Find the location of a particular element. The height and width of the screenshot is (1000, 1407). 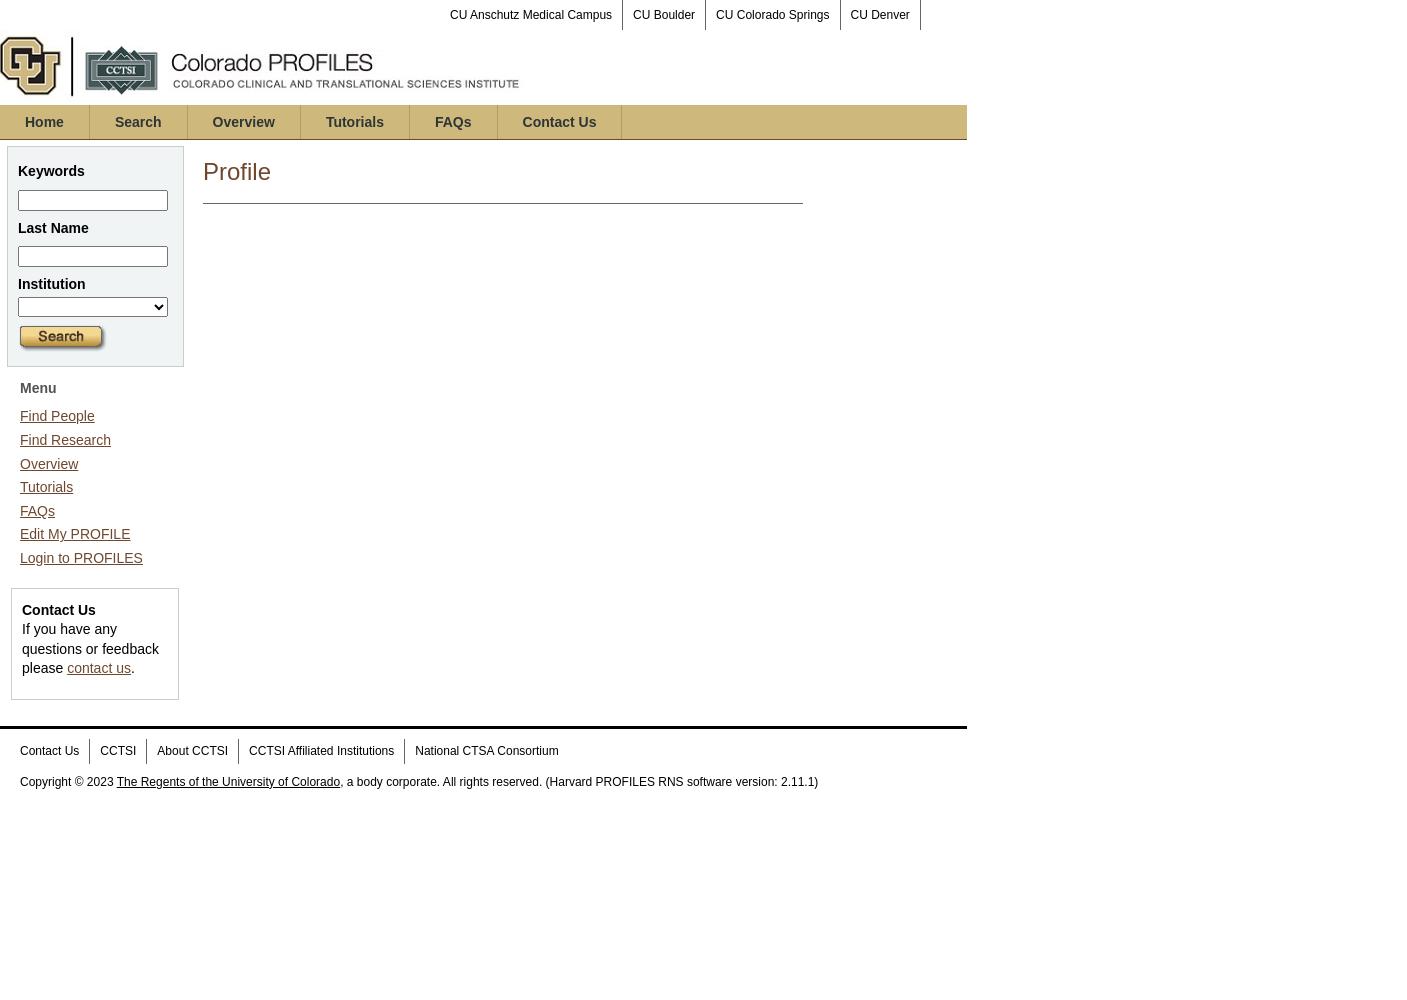

'About CCTSI' is located at coordinates (192, 750).